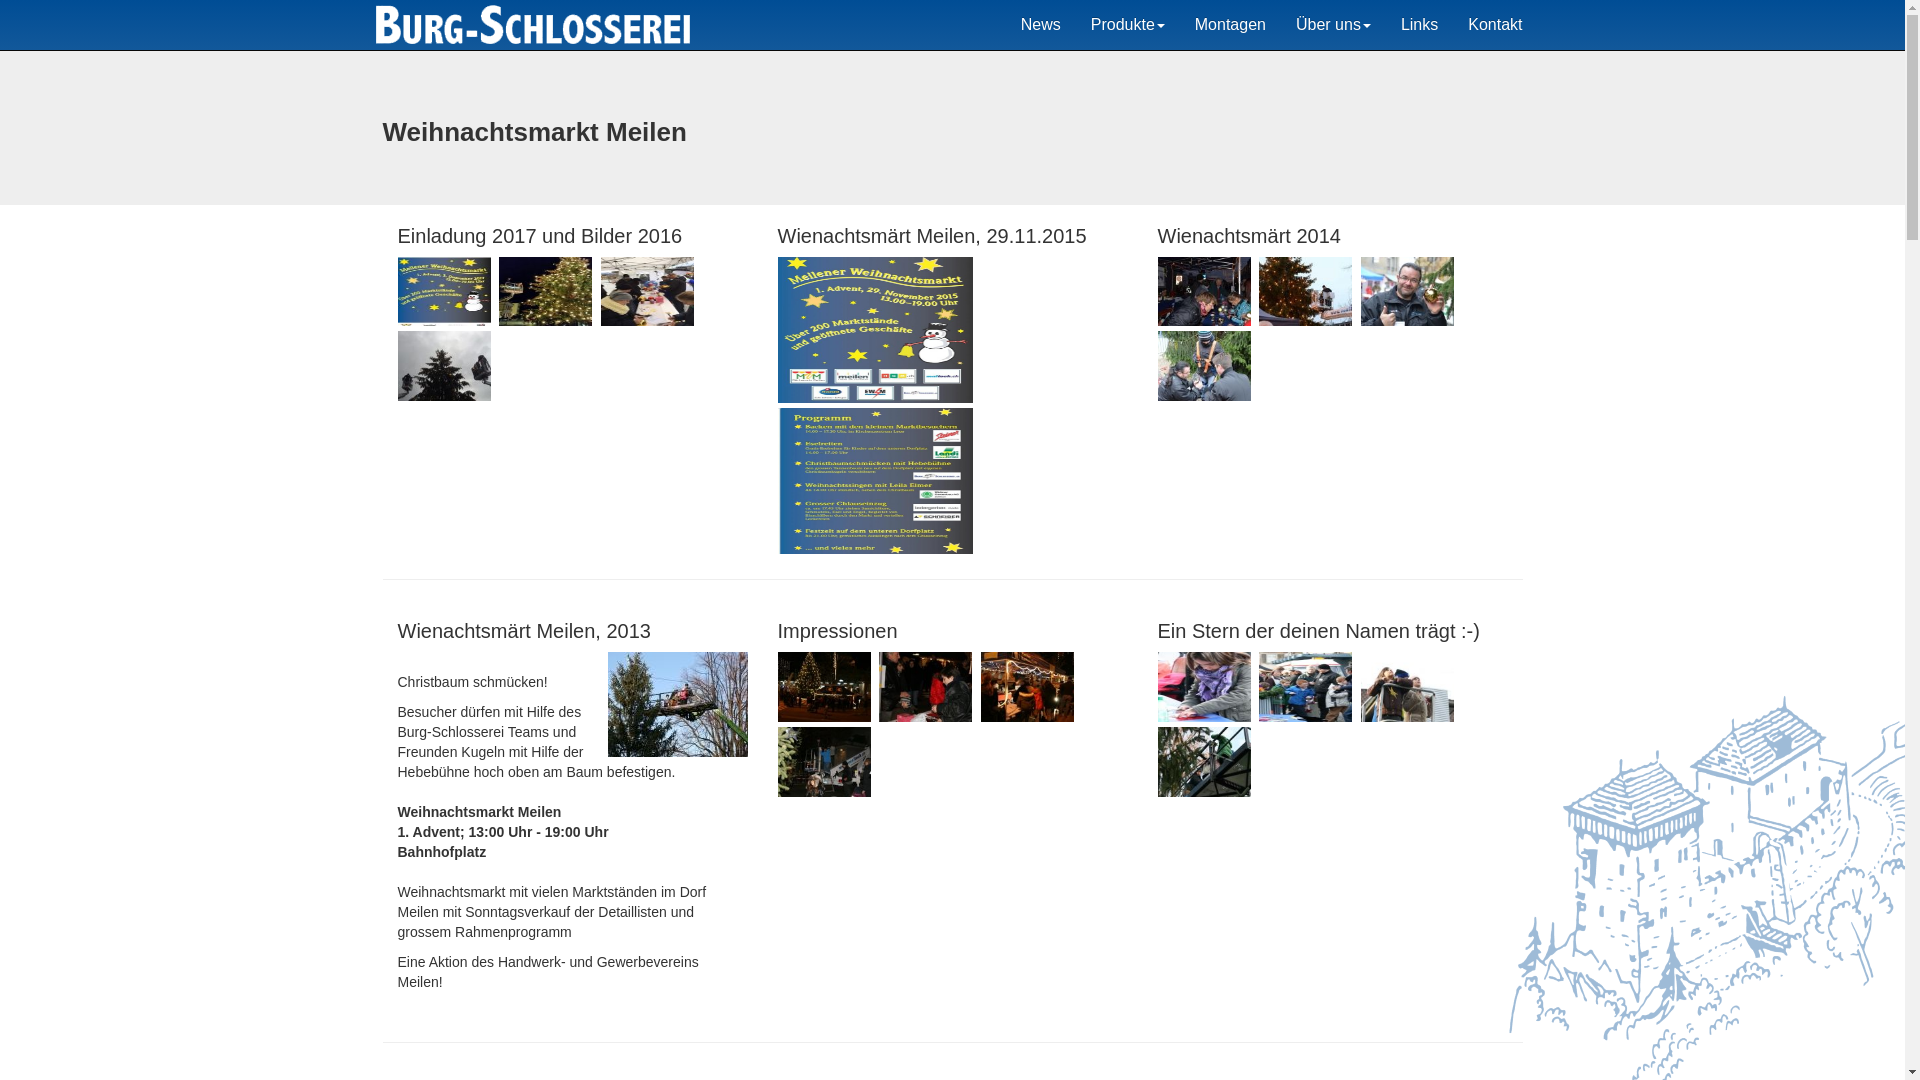  What do you see at coordinates (1494, 24) in the screenshot?
I see `'Kontakt'` at bounding box center [1494, 24].